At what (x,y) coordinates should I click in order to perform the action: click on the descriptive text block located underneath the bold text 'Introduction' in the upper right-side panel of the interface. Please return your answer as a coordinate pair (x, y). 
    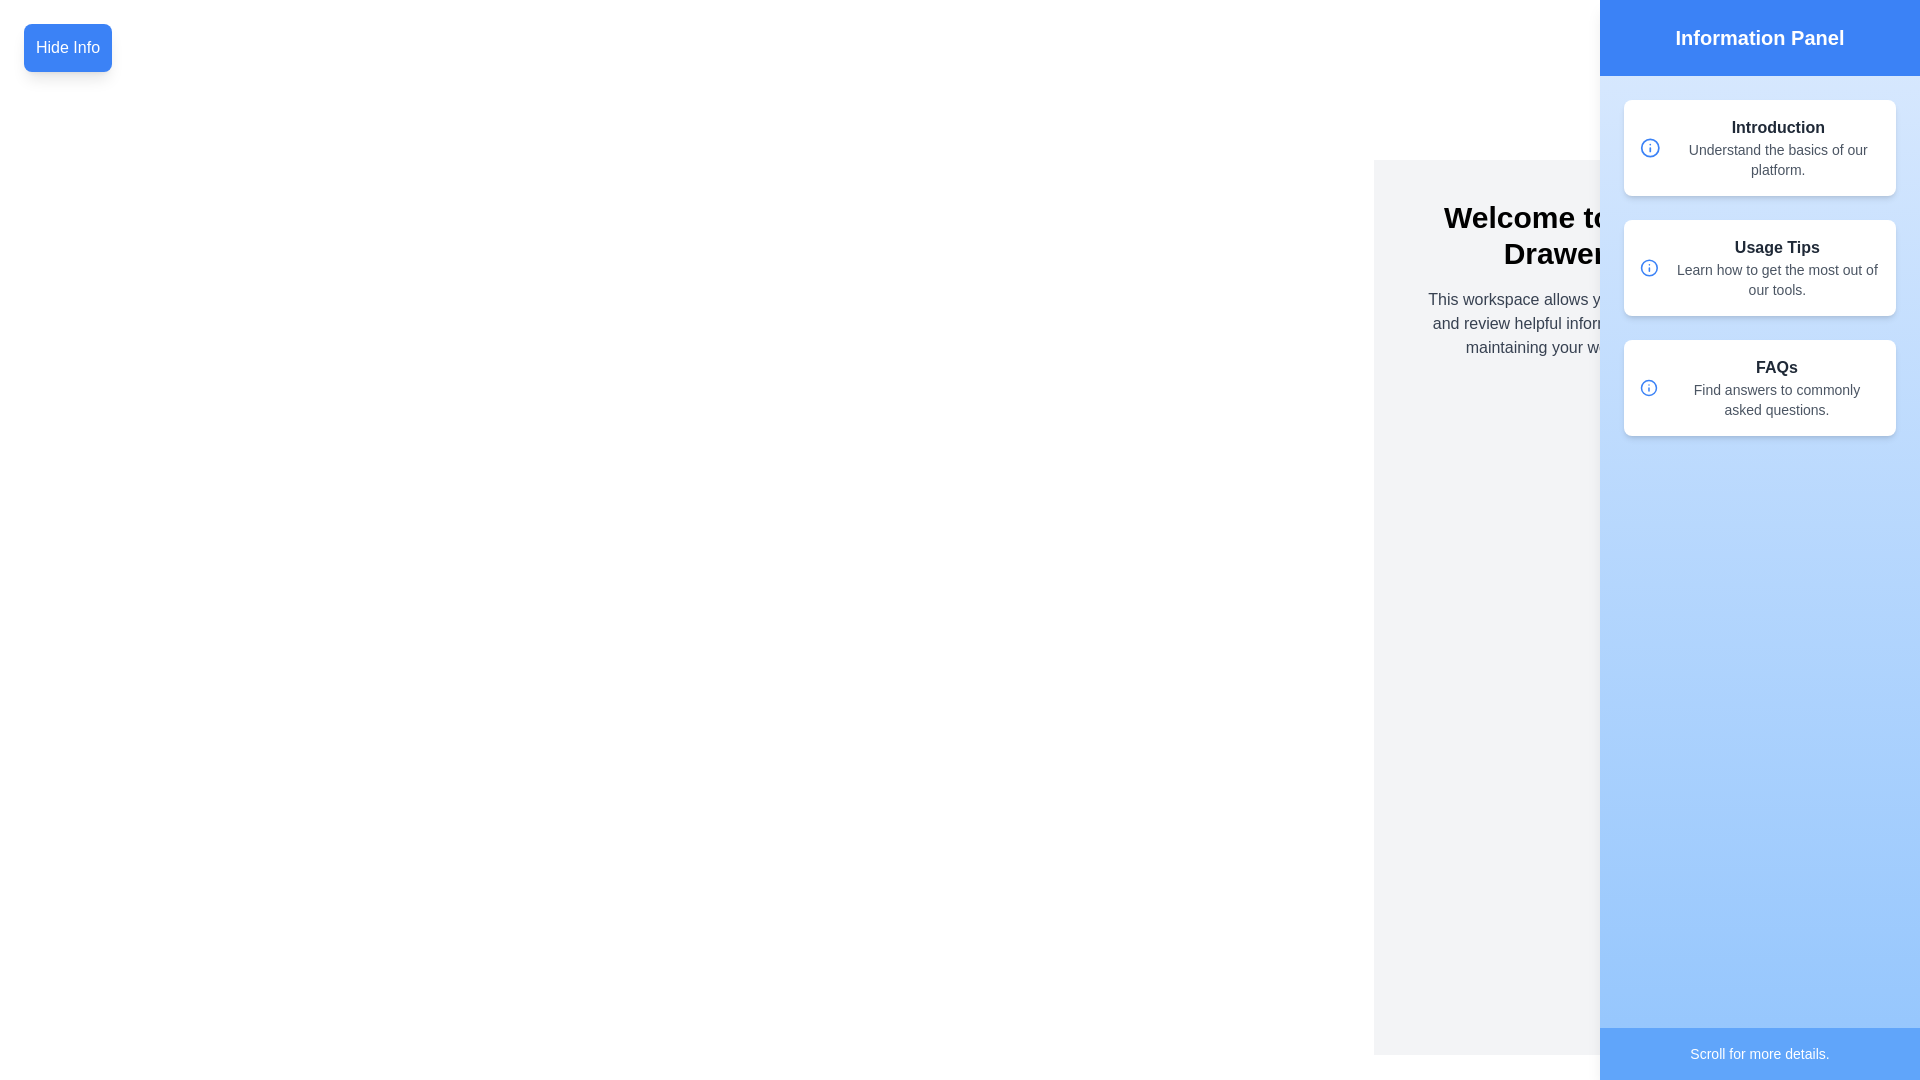
    Looking at the image, I should click on (1778, 158).